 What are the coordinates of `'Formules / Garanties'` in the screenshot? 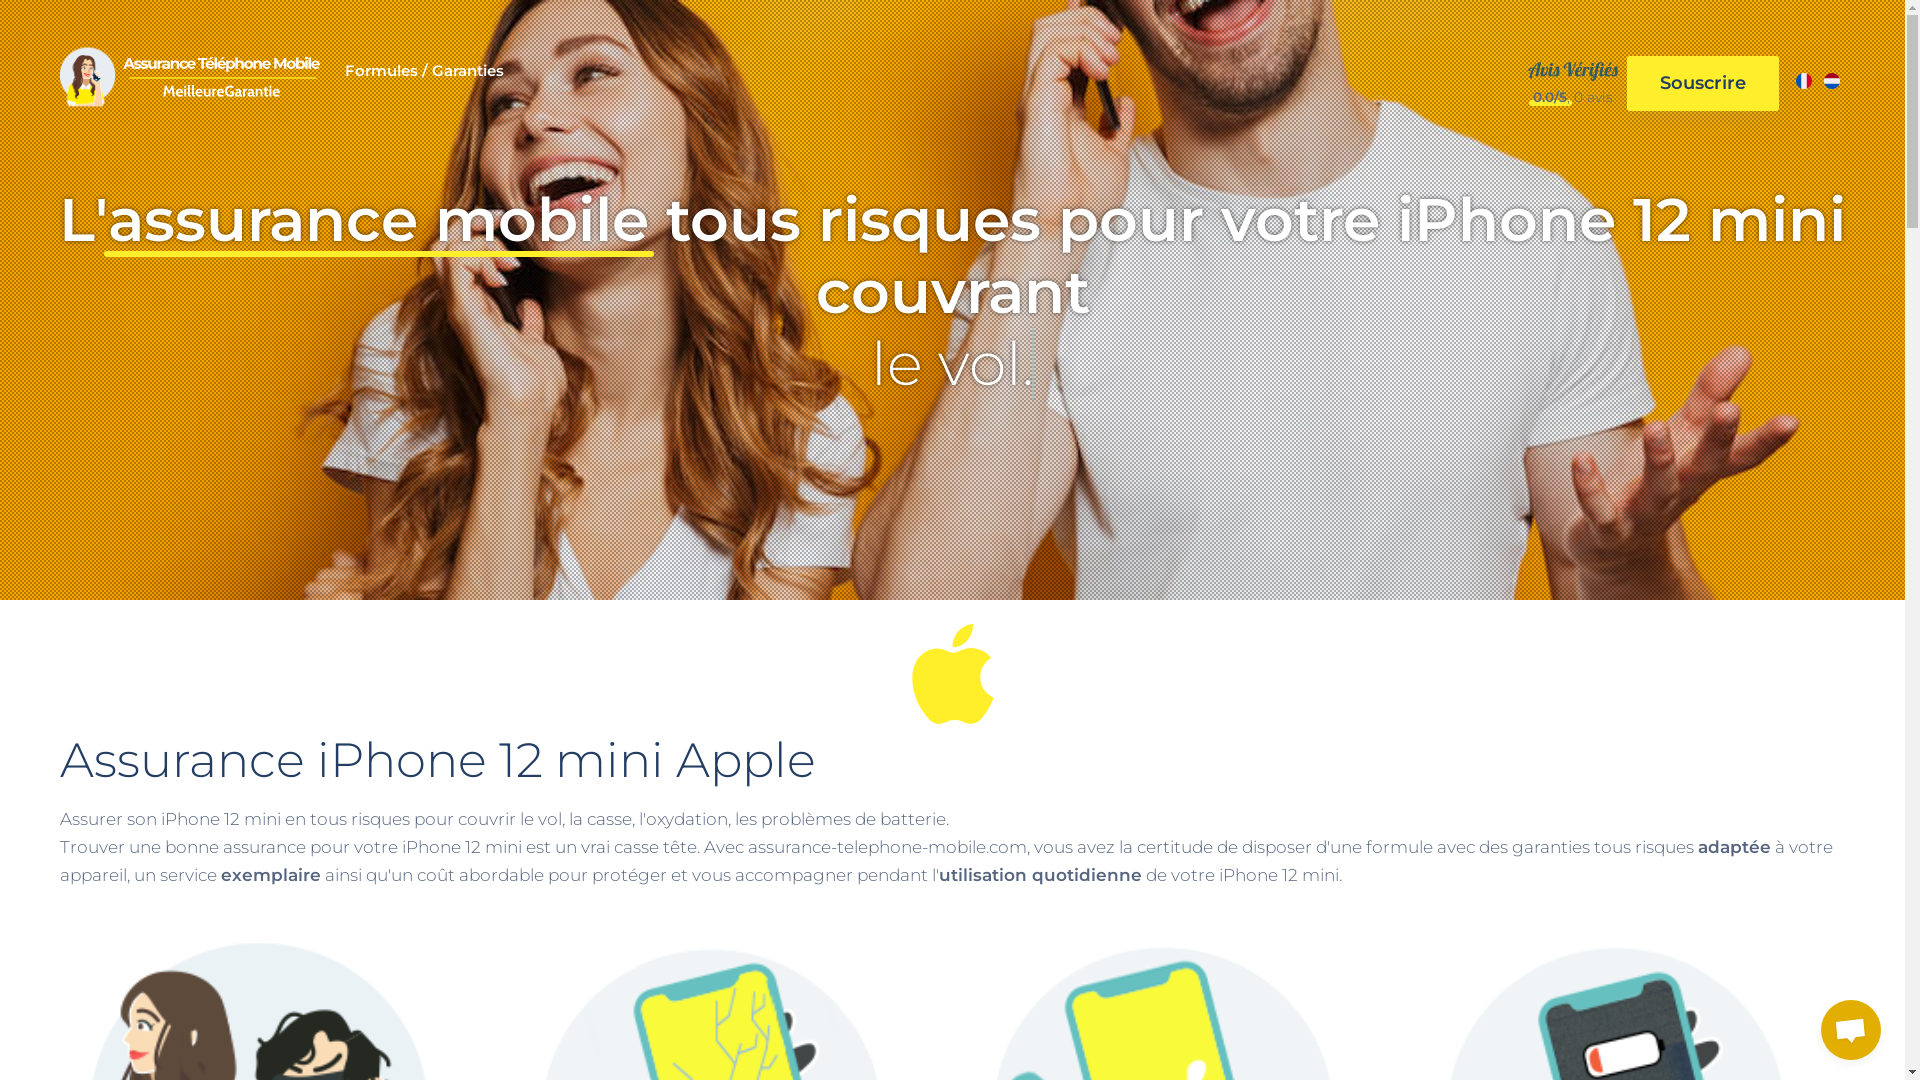 It's located at (423, 81).